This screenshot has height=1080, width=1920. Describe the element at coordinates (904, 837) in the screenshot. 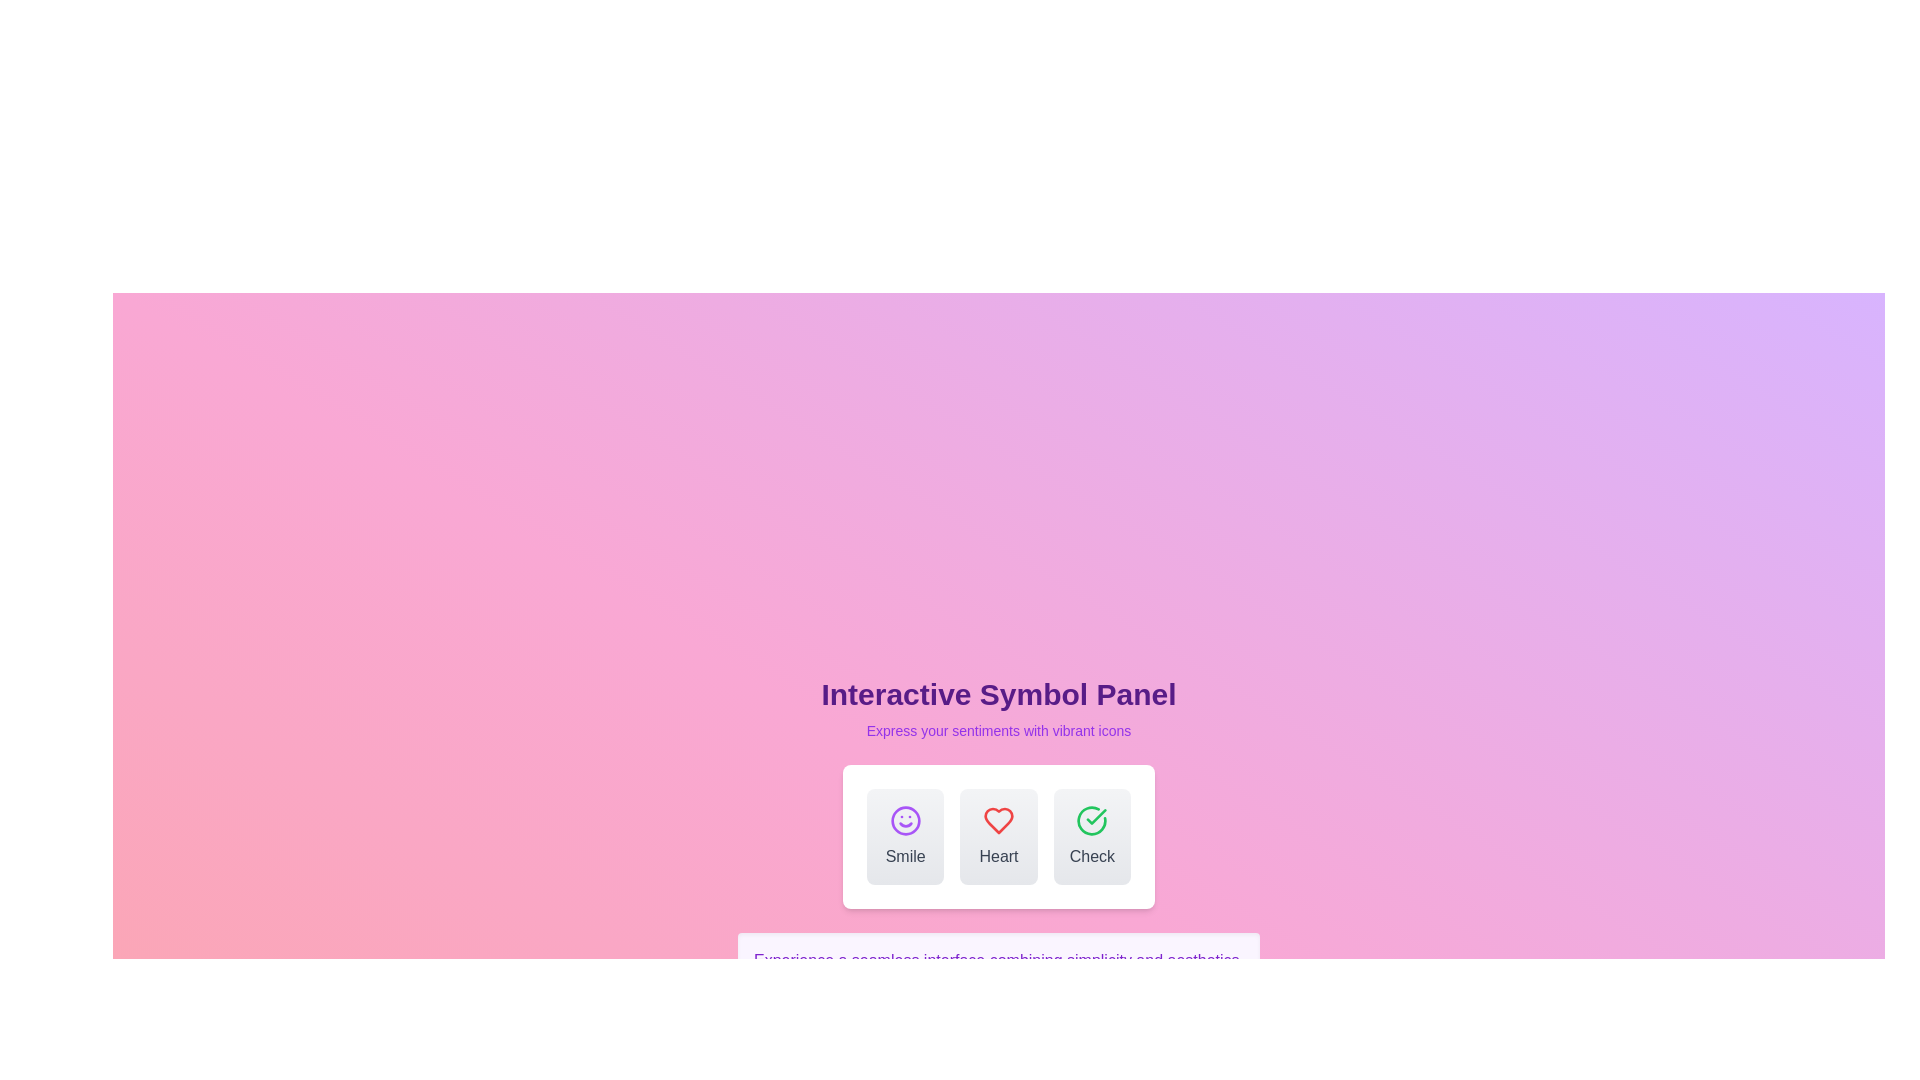

I see `the 'Smile' button, the first button` at that location.